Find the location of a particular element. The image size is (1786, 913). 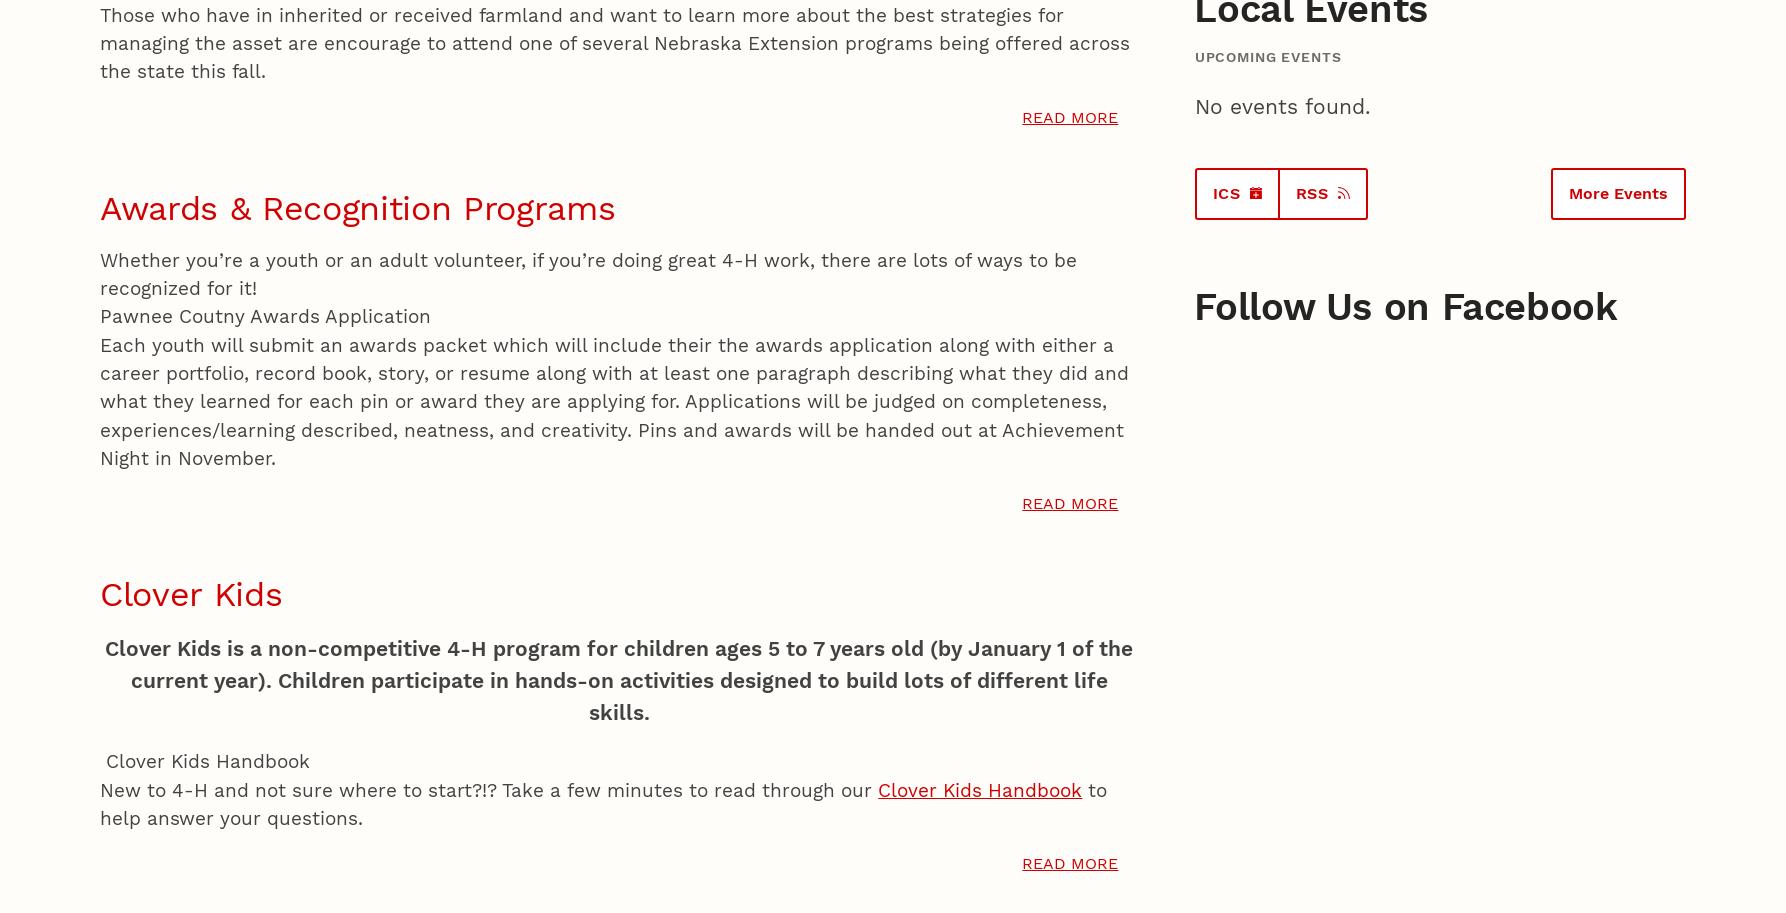

'625 6th St.' is located at coordinates (138, 710).